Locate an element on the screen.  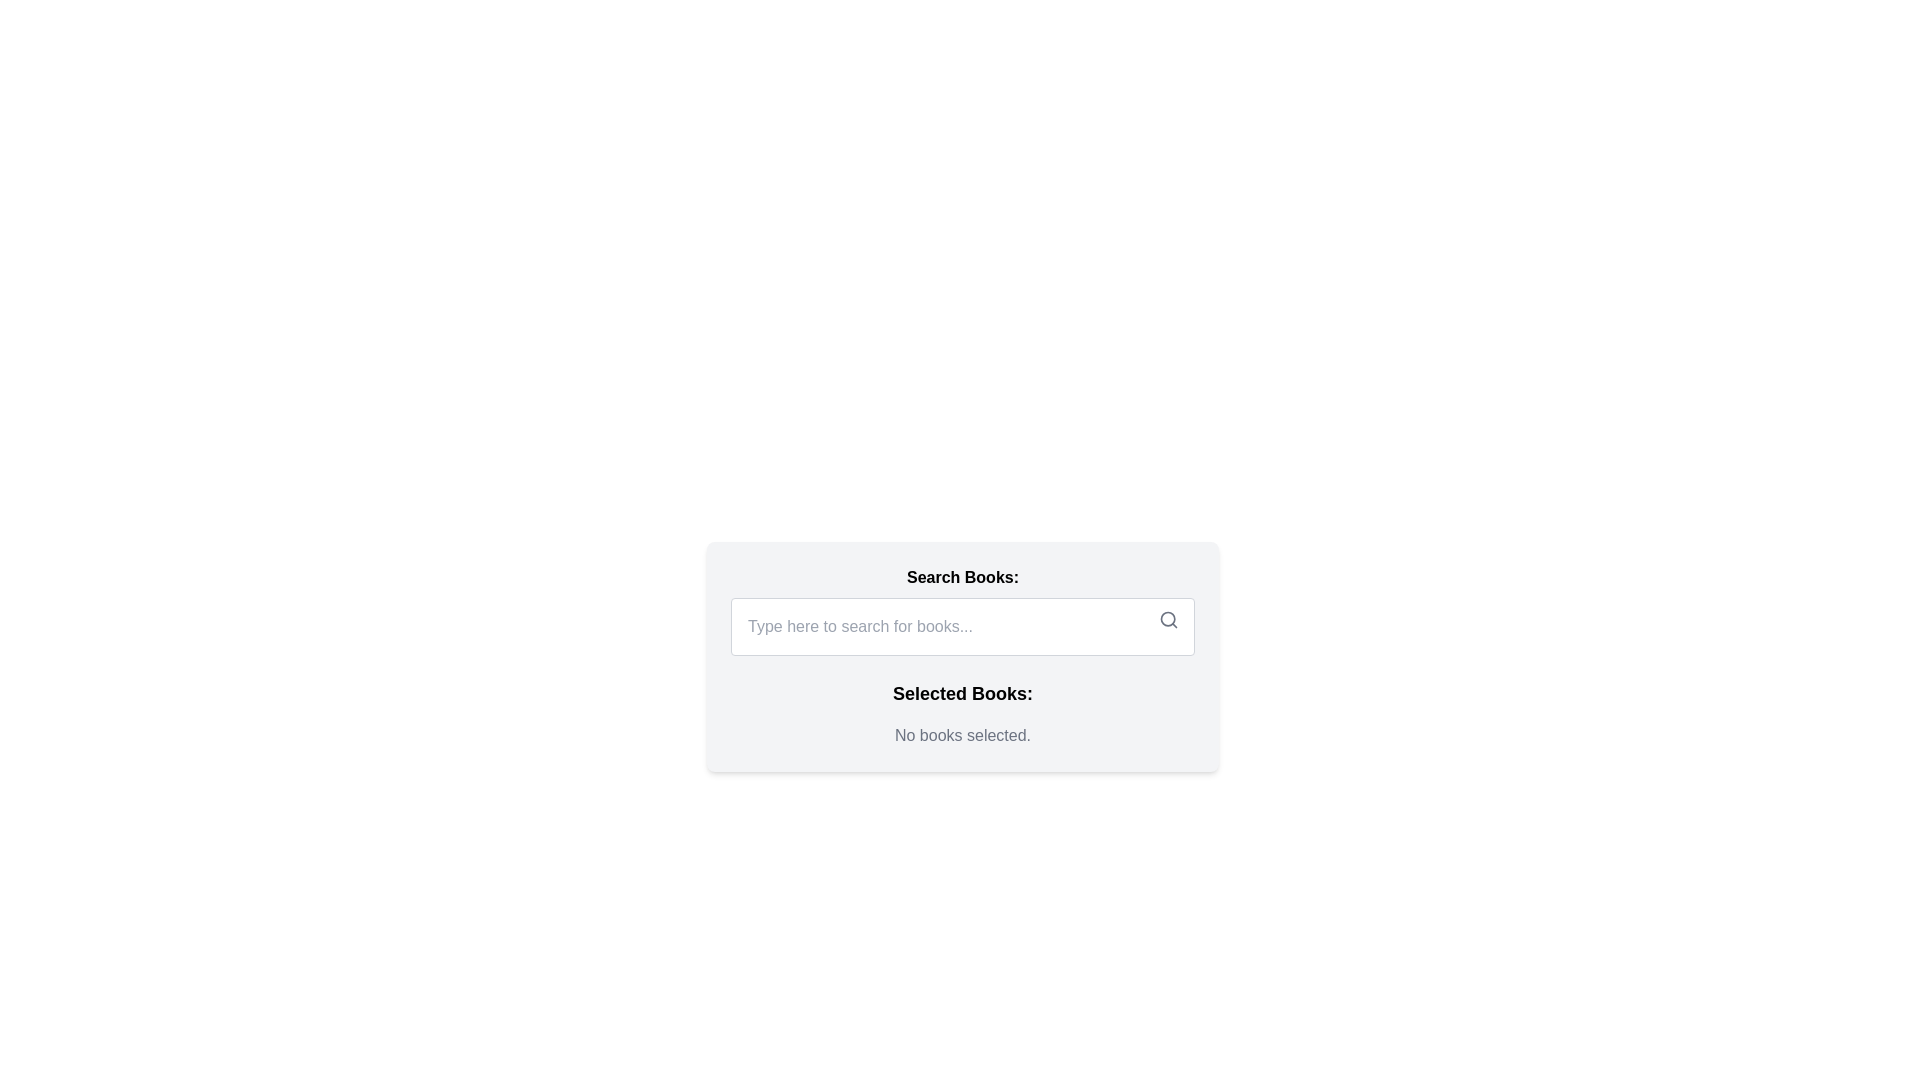
the bold, large-font text label displaying 'Selected Books:' which is centered and positioned below the 'Search Books:' section is located at coordinates (963, 693).